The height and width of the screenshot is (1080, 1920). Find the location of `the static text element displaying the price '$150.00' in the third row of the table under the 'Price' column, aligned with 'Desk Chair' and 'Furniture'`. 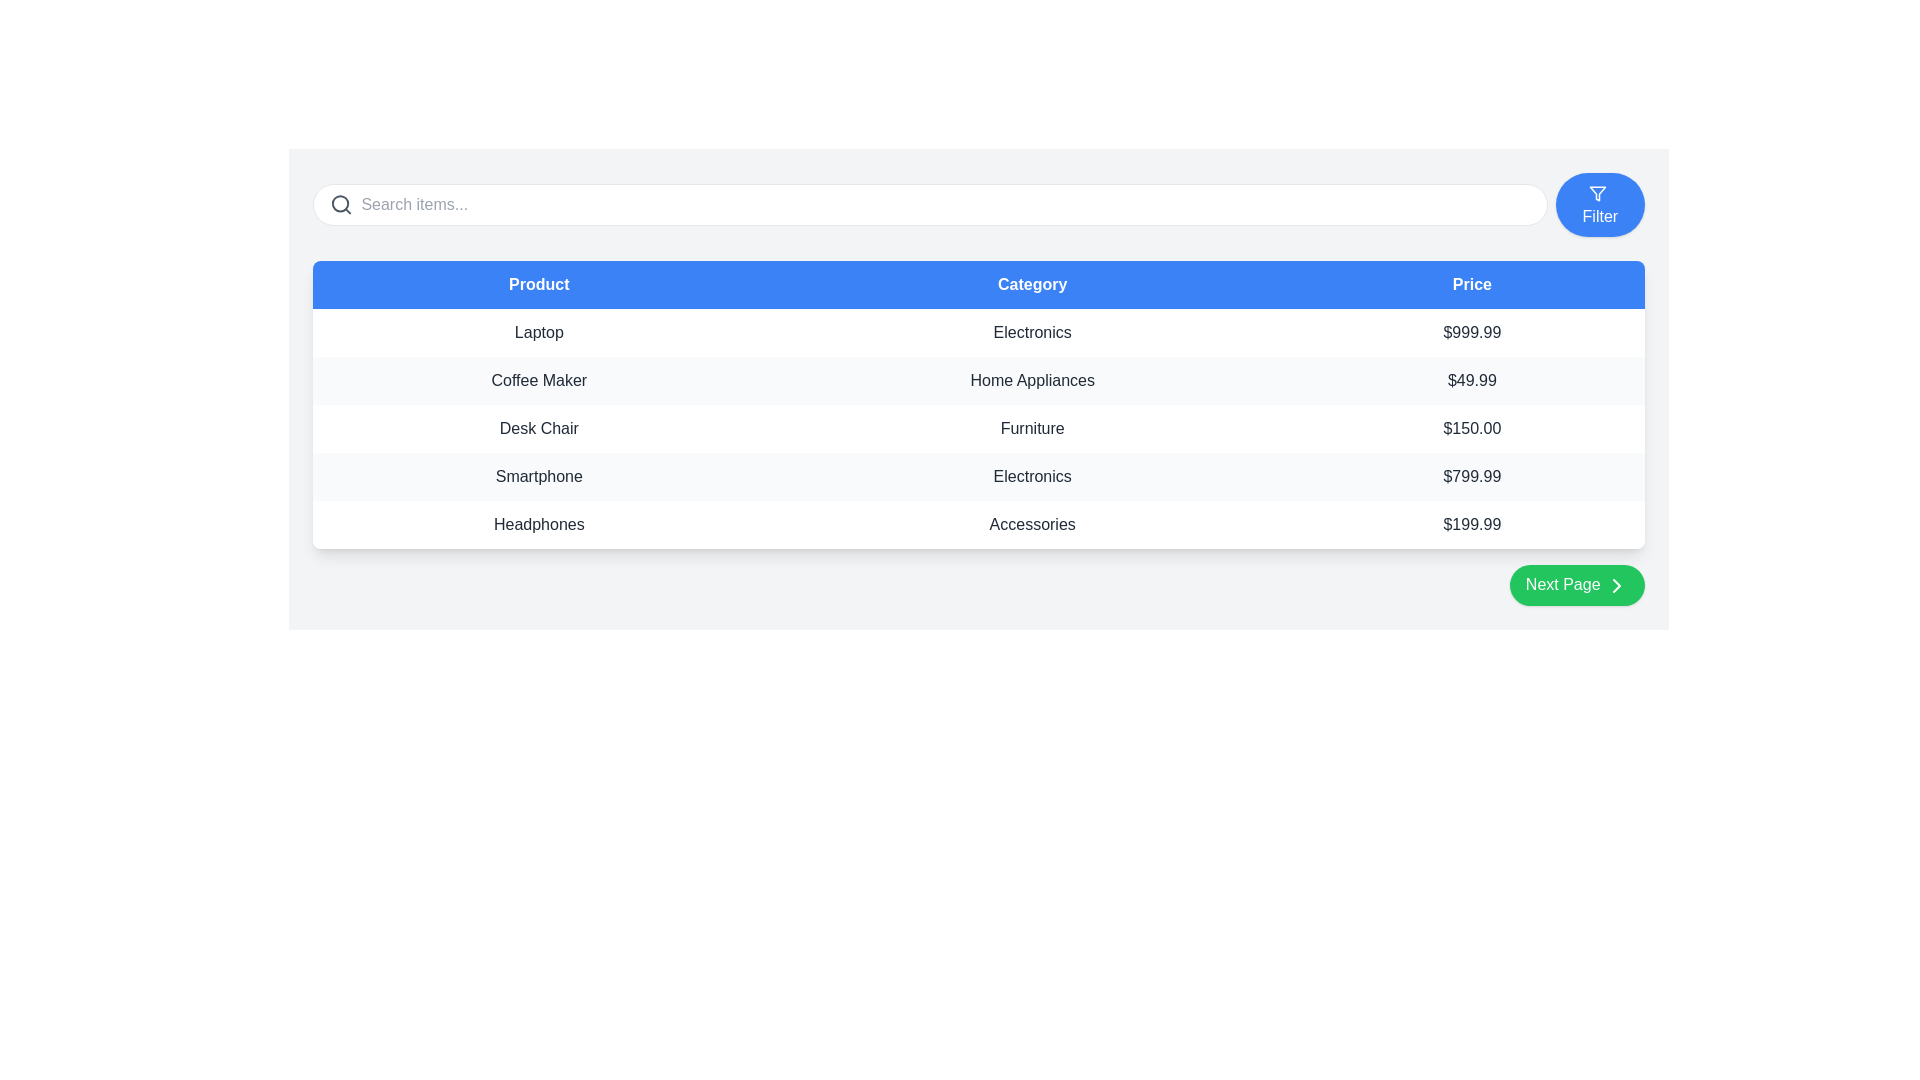

the static text element displaying the price '$150.00' in the third row of the table under the 'Price' column, aligned with 'Desk Chair' and 'Furniture' is located at coordinates (1472, 427).